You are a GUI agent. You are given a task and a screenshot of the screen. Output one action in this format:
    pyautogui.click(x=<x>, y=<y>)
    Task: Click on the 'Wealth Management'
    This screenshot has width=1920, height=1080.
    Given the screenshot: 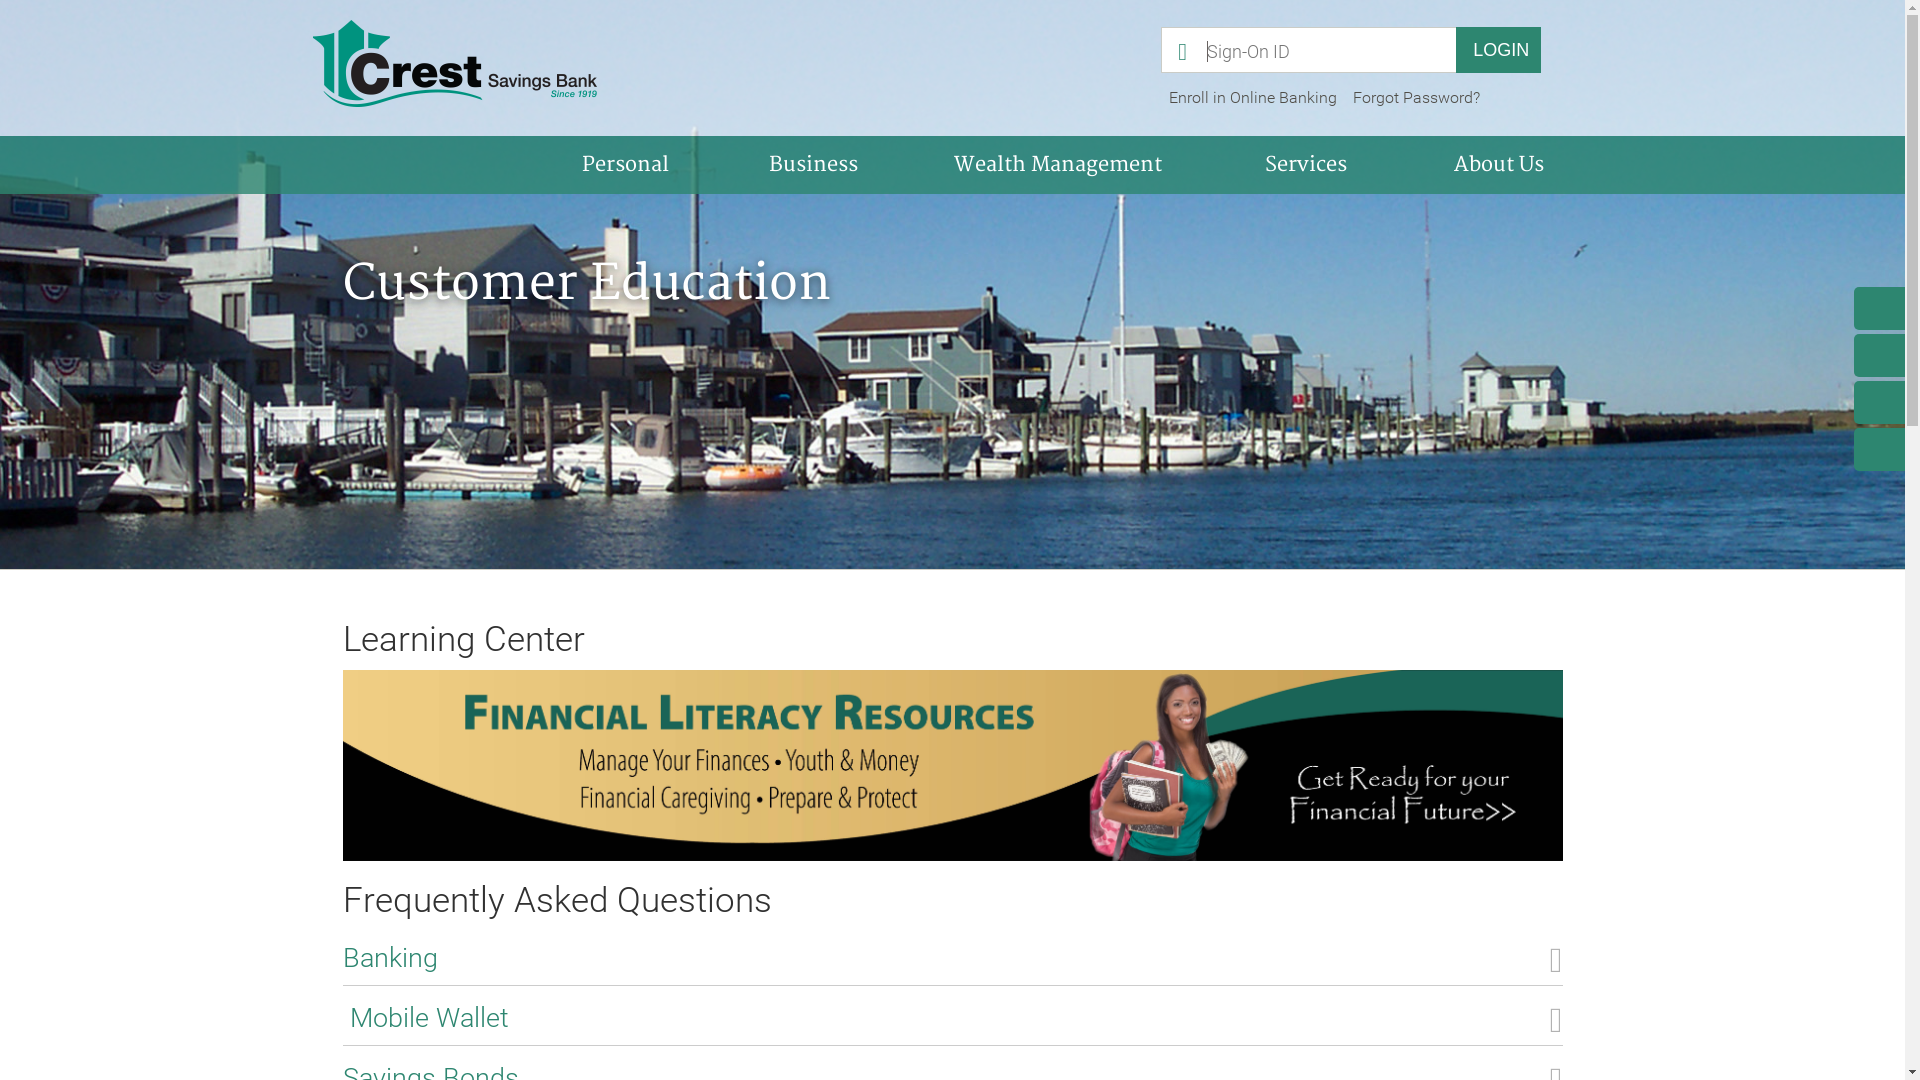 What is the action you would take?
    pyautogui.click(x=1056, y=164)
    